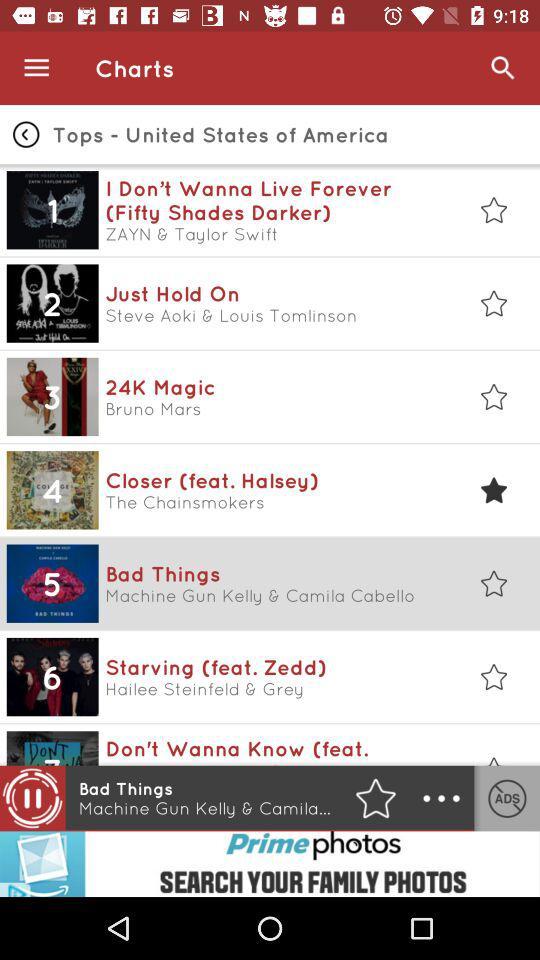 Image resolution: width=540 pixels, height=960 pixels. Describe the element at coordinates (375, 798) in the screenshot. I see `the star icon` at that location.